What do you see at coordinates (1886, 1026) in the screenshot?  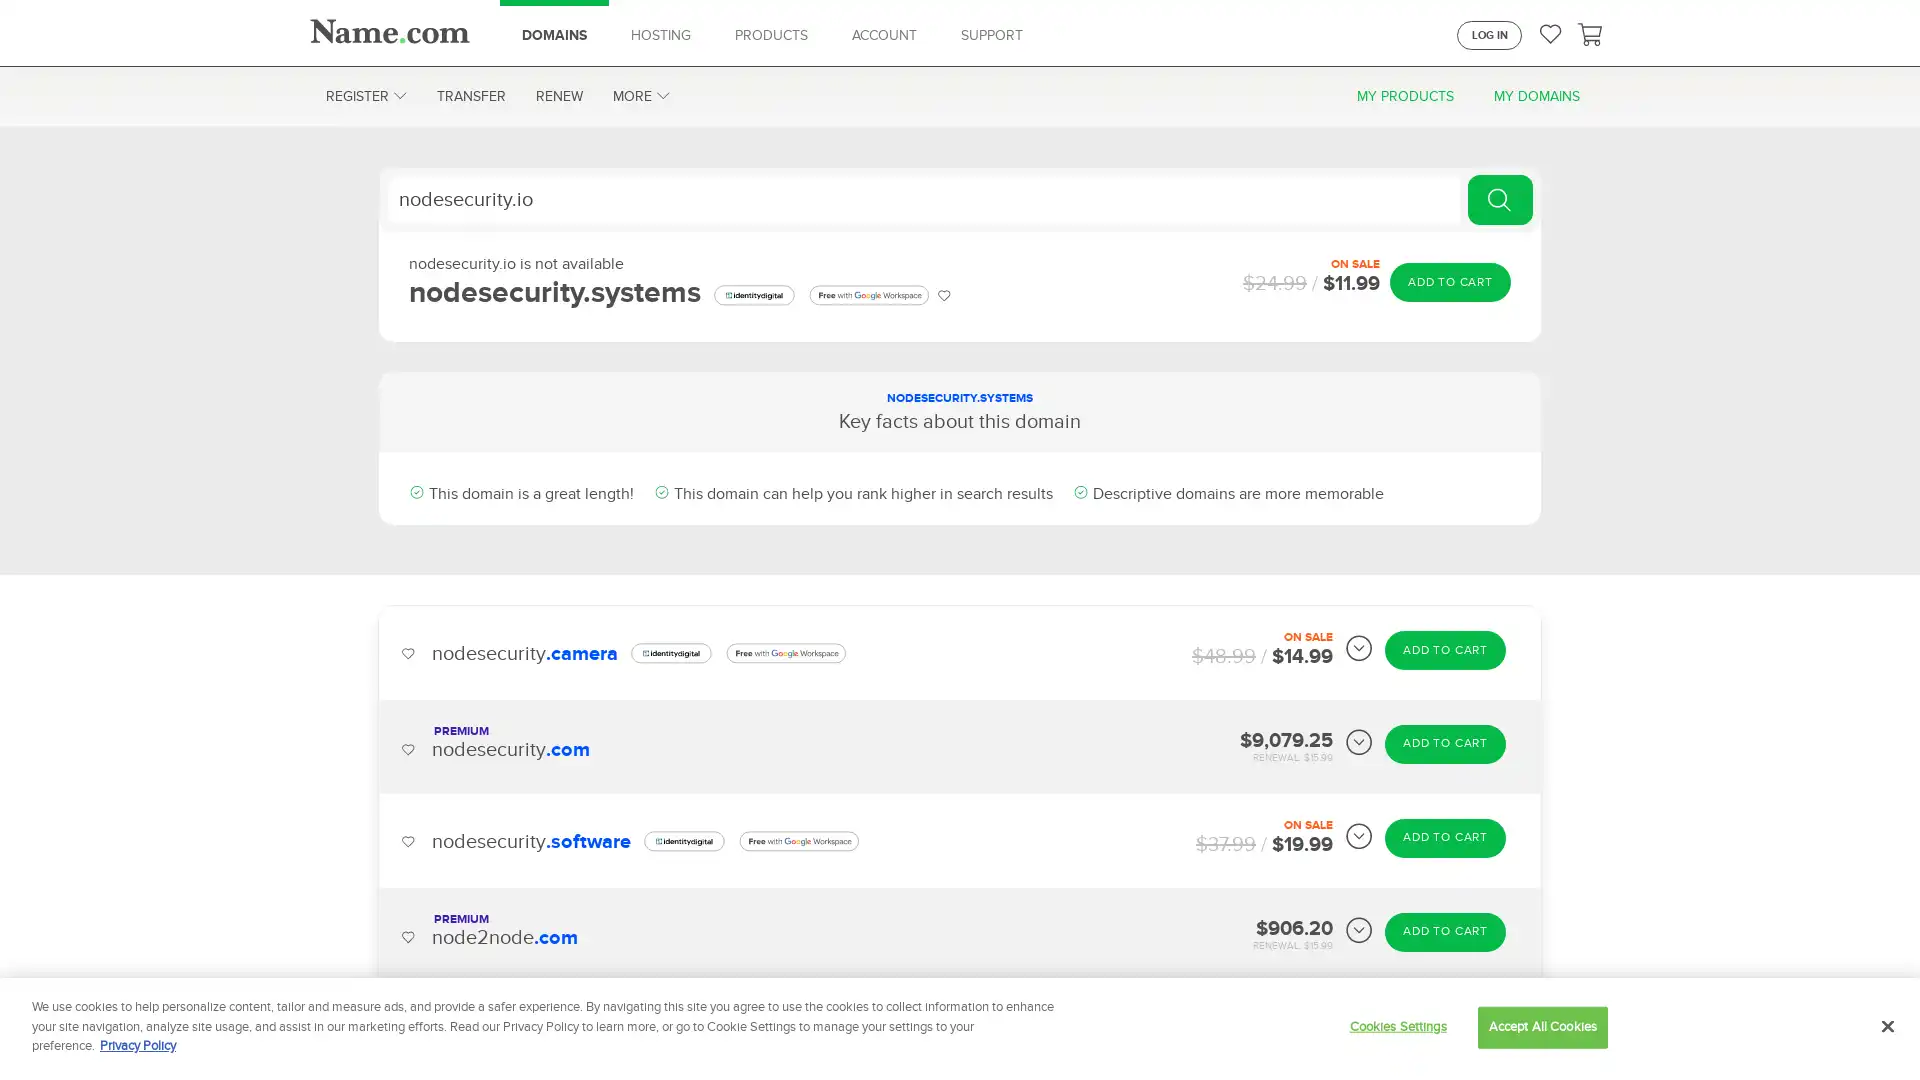 I see `Close` at bounding box center [1886, 1026].